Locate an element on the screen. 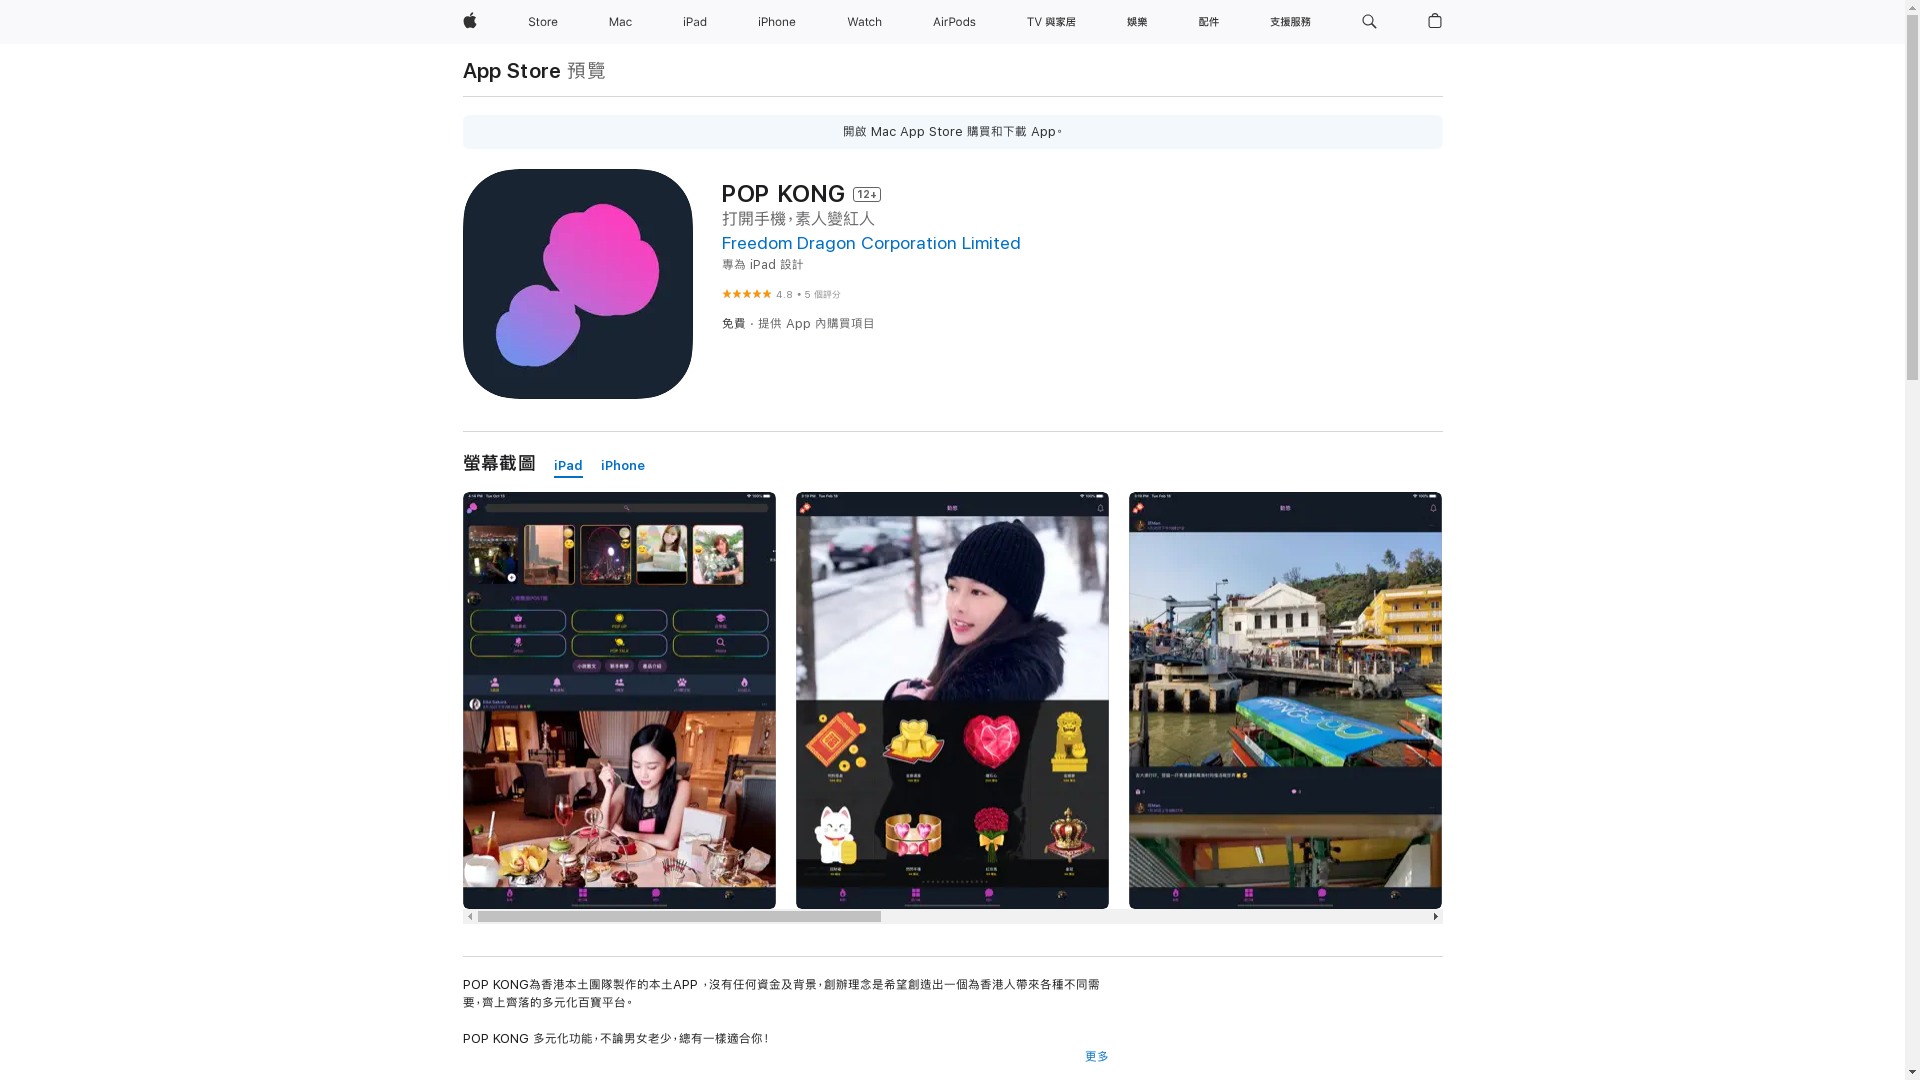 Image resolution: width=1920 pixels, height=1080 pixels. 'iPad' is located at coordinates (695, 22).